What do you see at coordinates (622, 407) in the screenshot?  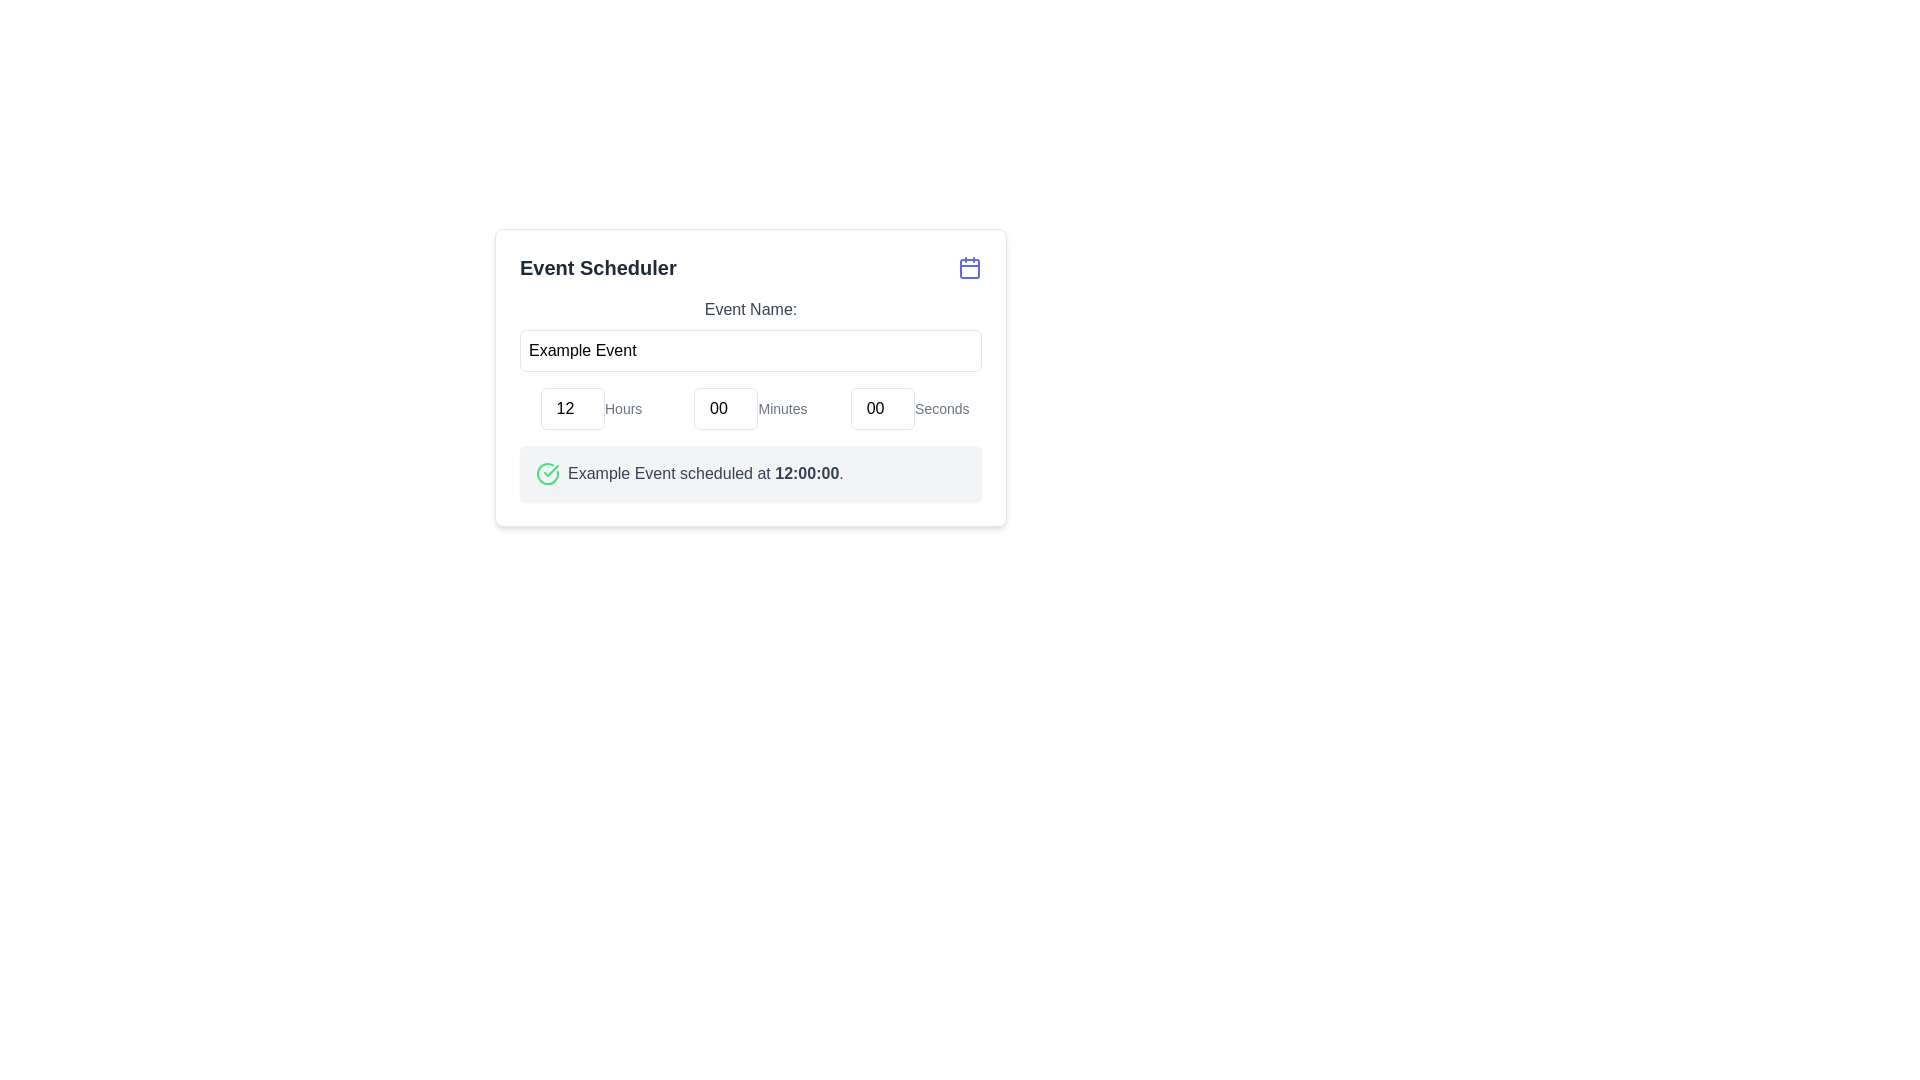 I see `the text label indicating 'Hours', which is located to the right of the number input field showing the value '12'` at bounding box center [622, 407].